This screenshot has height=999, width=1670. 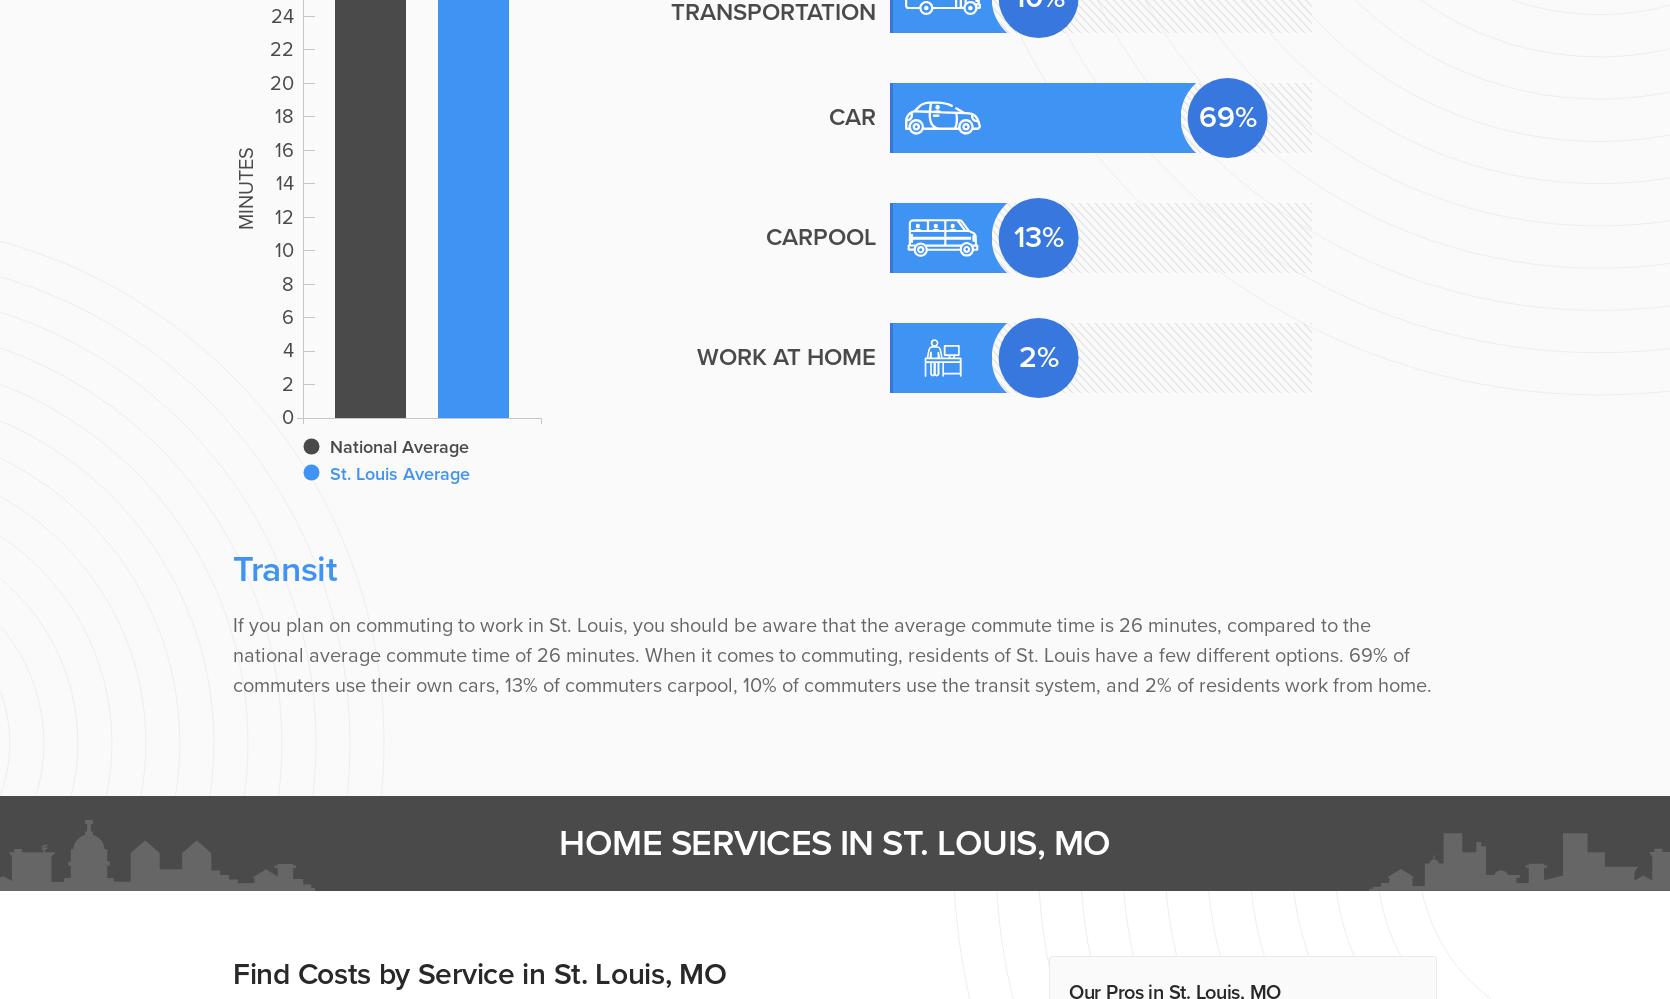 I want to click on '12', so click(x=283, y=215).